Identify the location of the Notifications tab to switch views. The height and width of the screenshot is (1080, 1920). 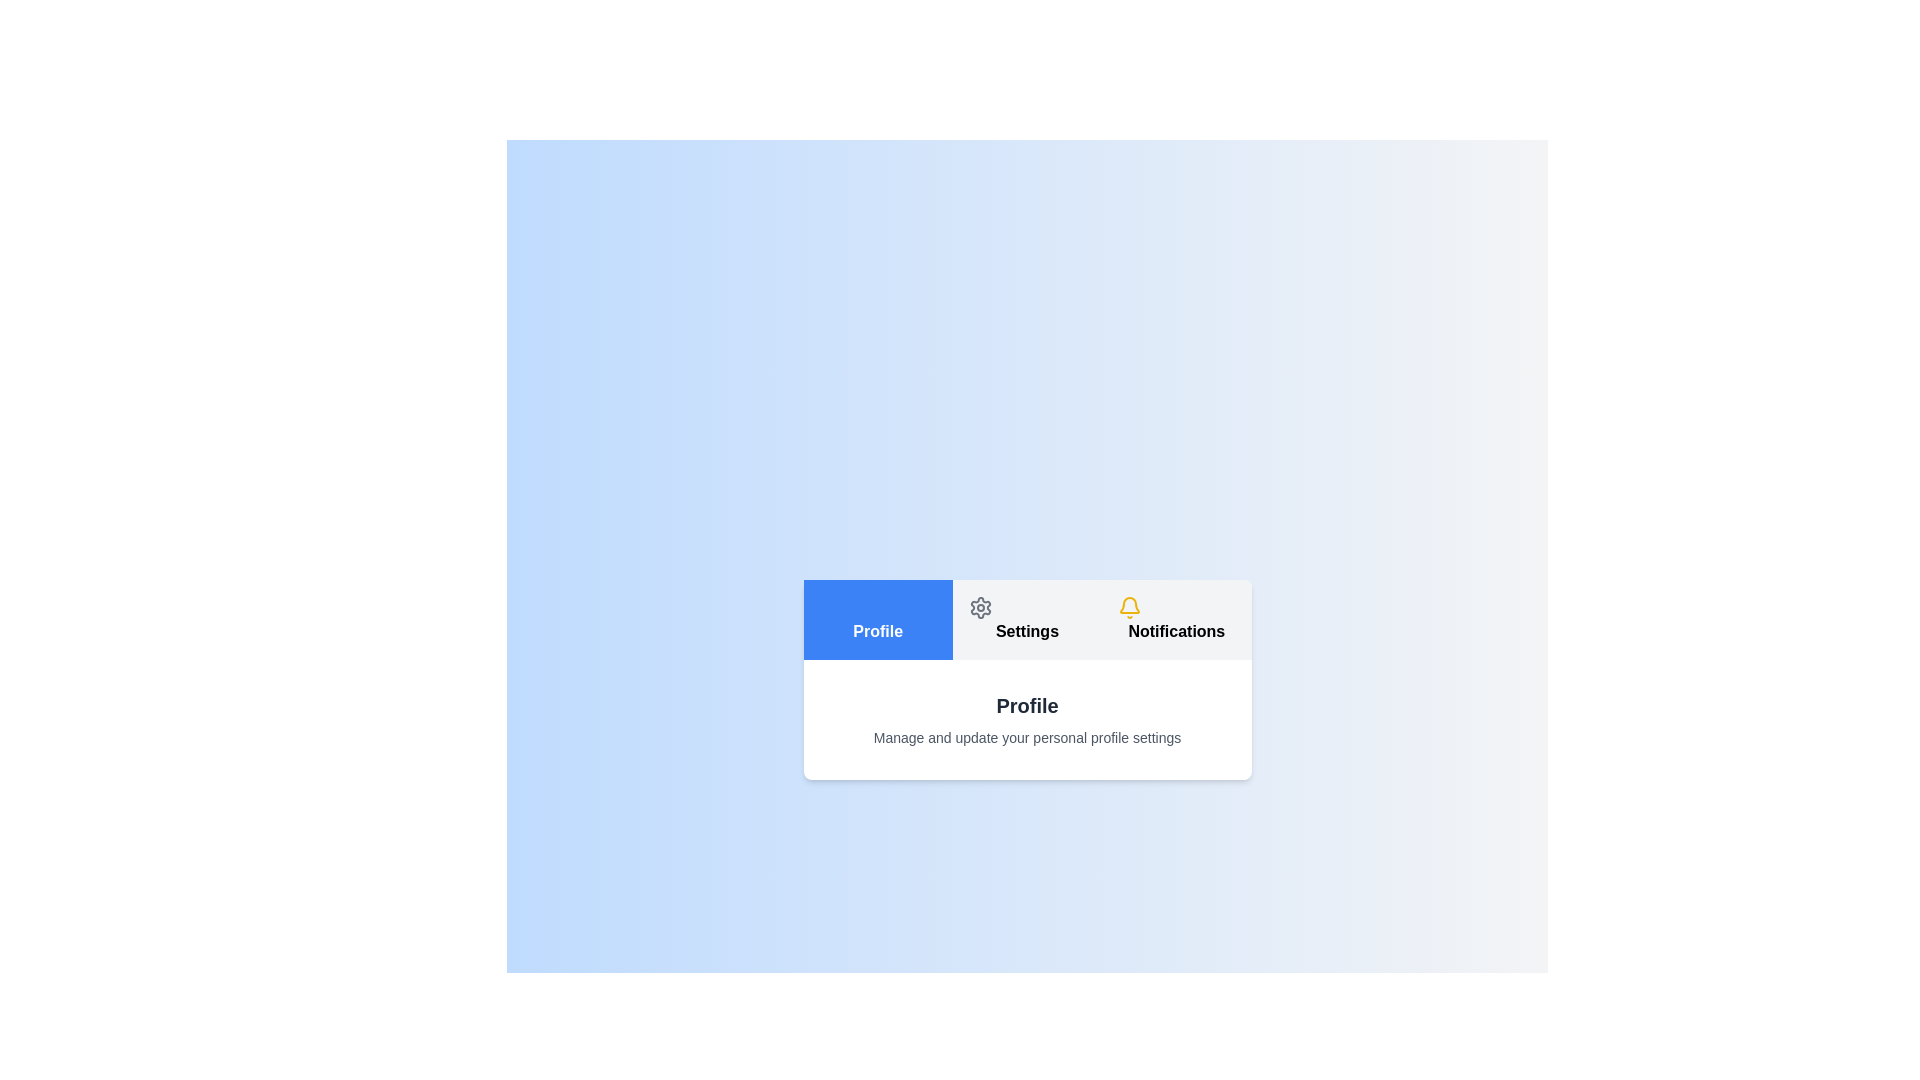
(1176, 619).